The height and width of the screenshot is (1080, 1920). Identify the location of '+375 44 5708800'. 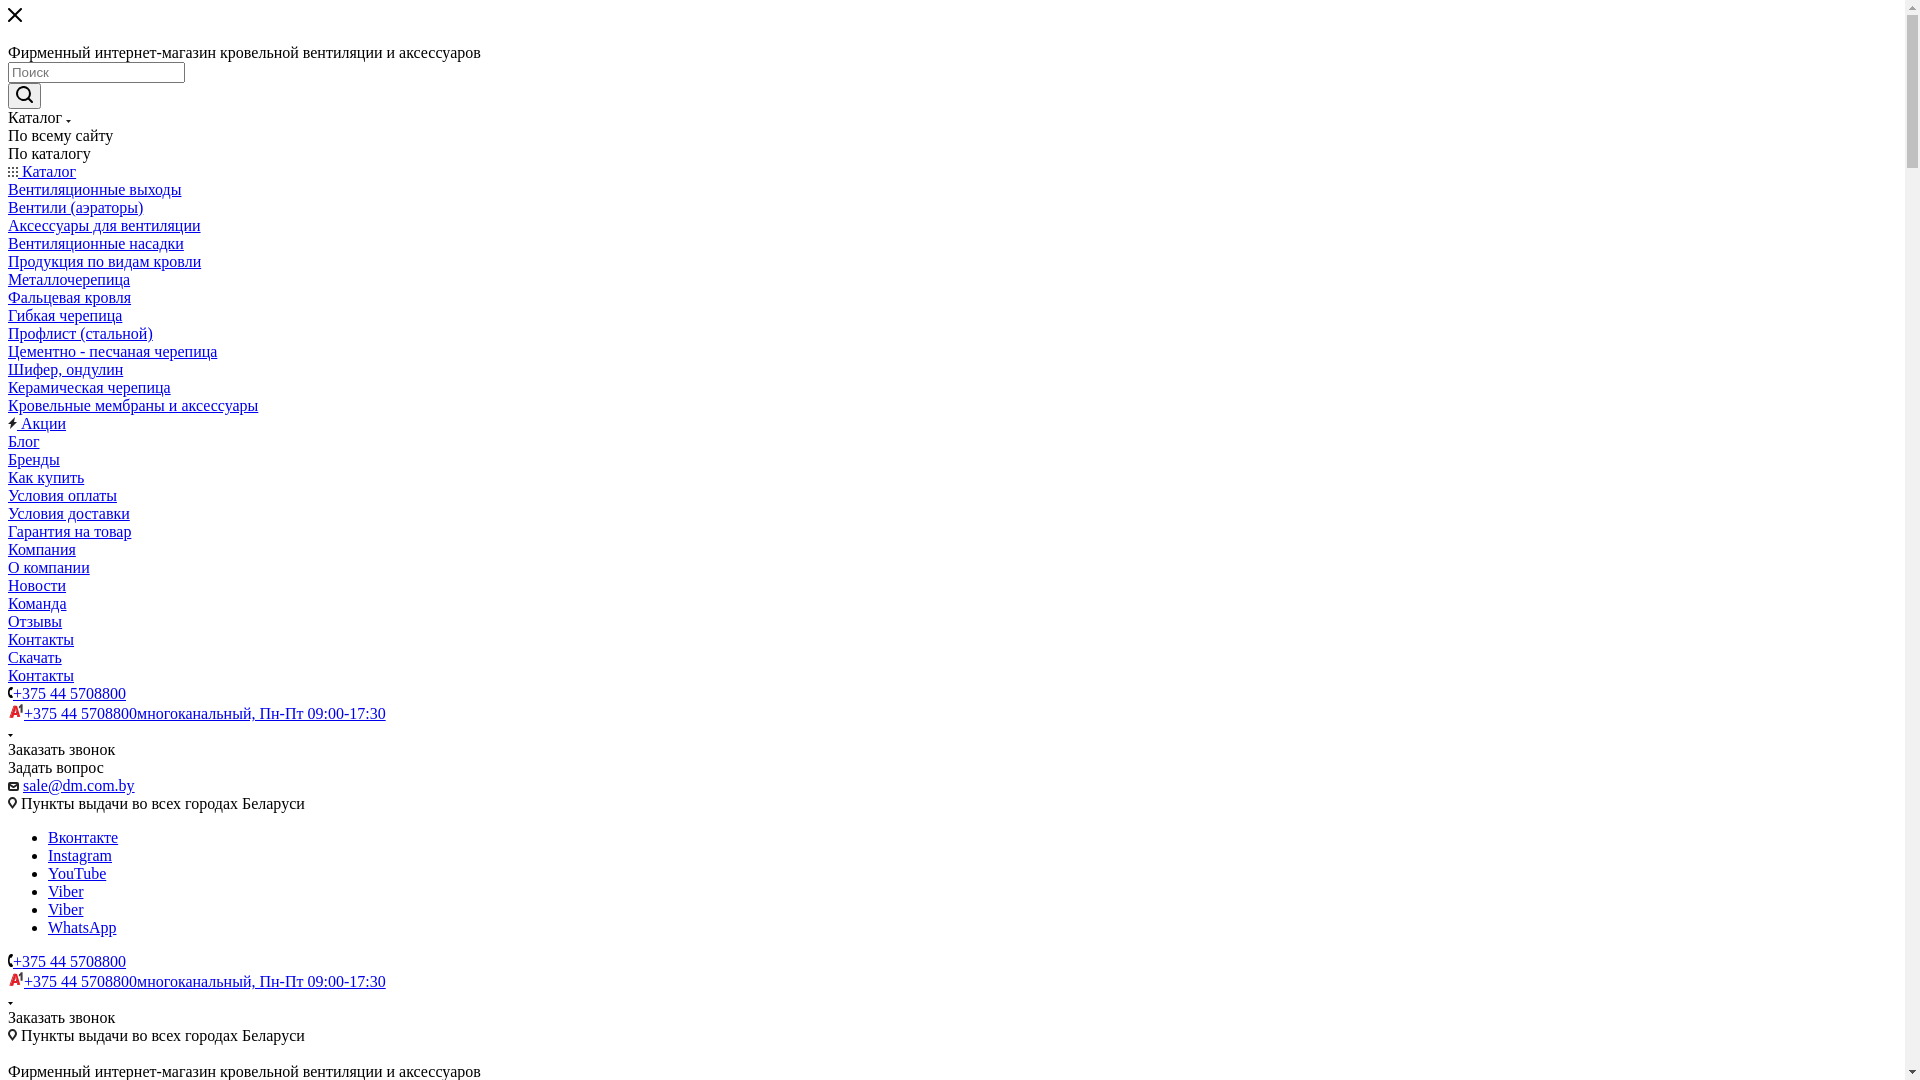
(69, 692).